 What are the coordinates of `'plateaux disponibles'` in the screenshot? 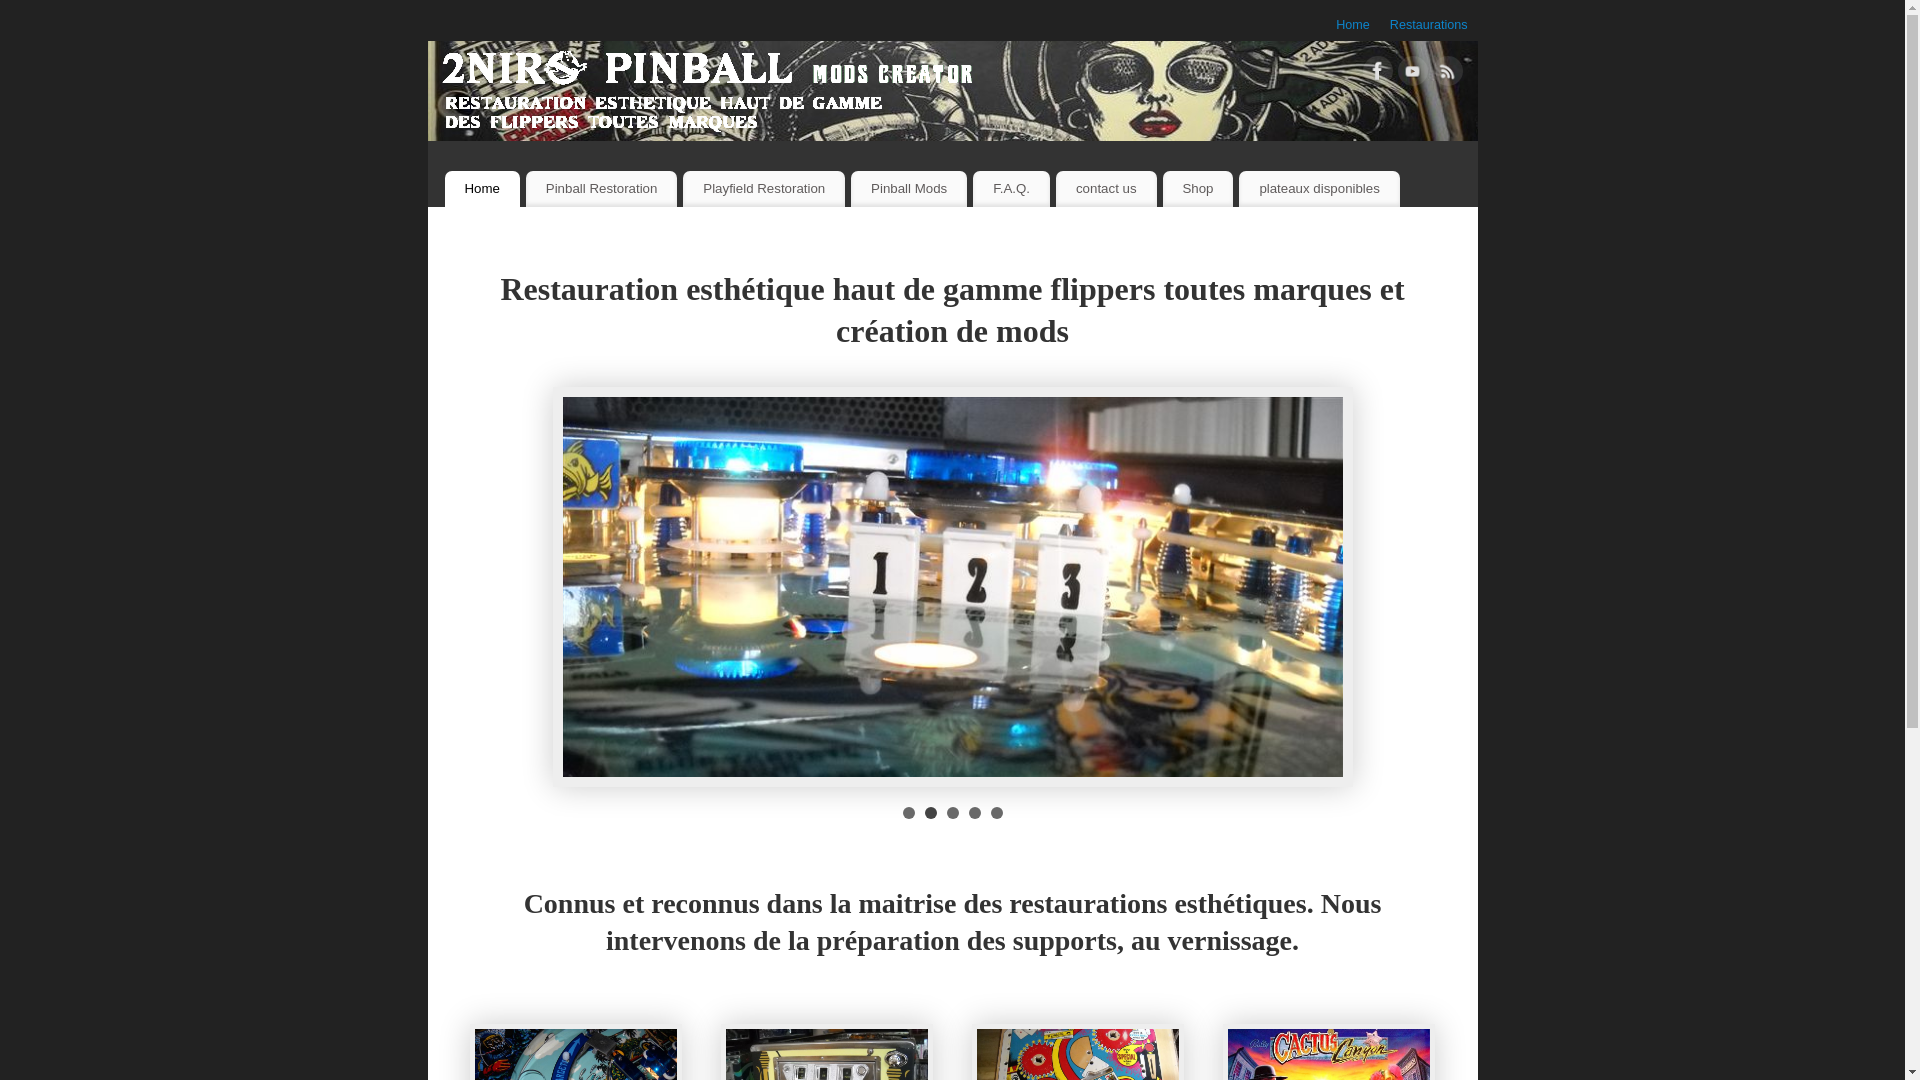 It's located at (1319, 189).